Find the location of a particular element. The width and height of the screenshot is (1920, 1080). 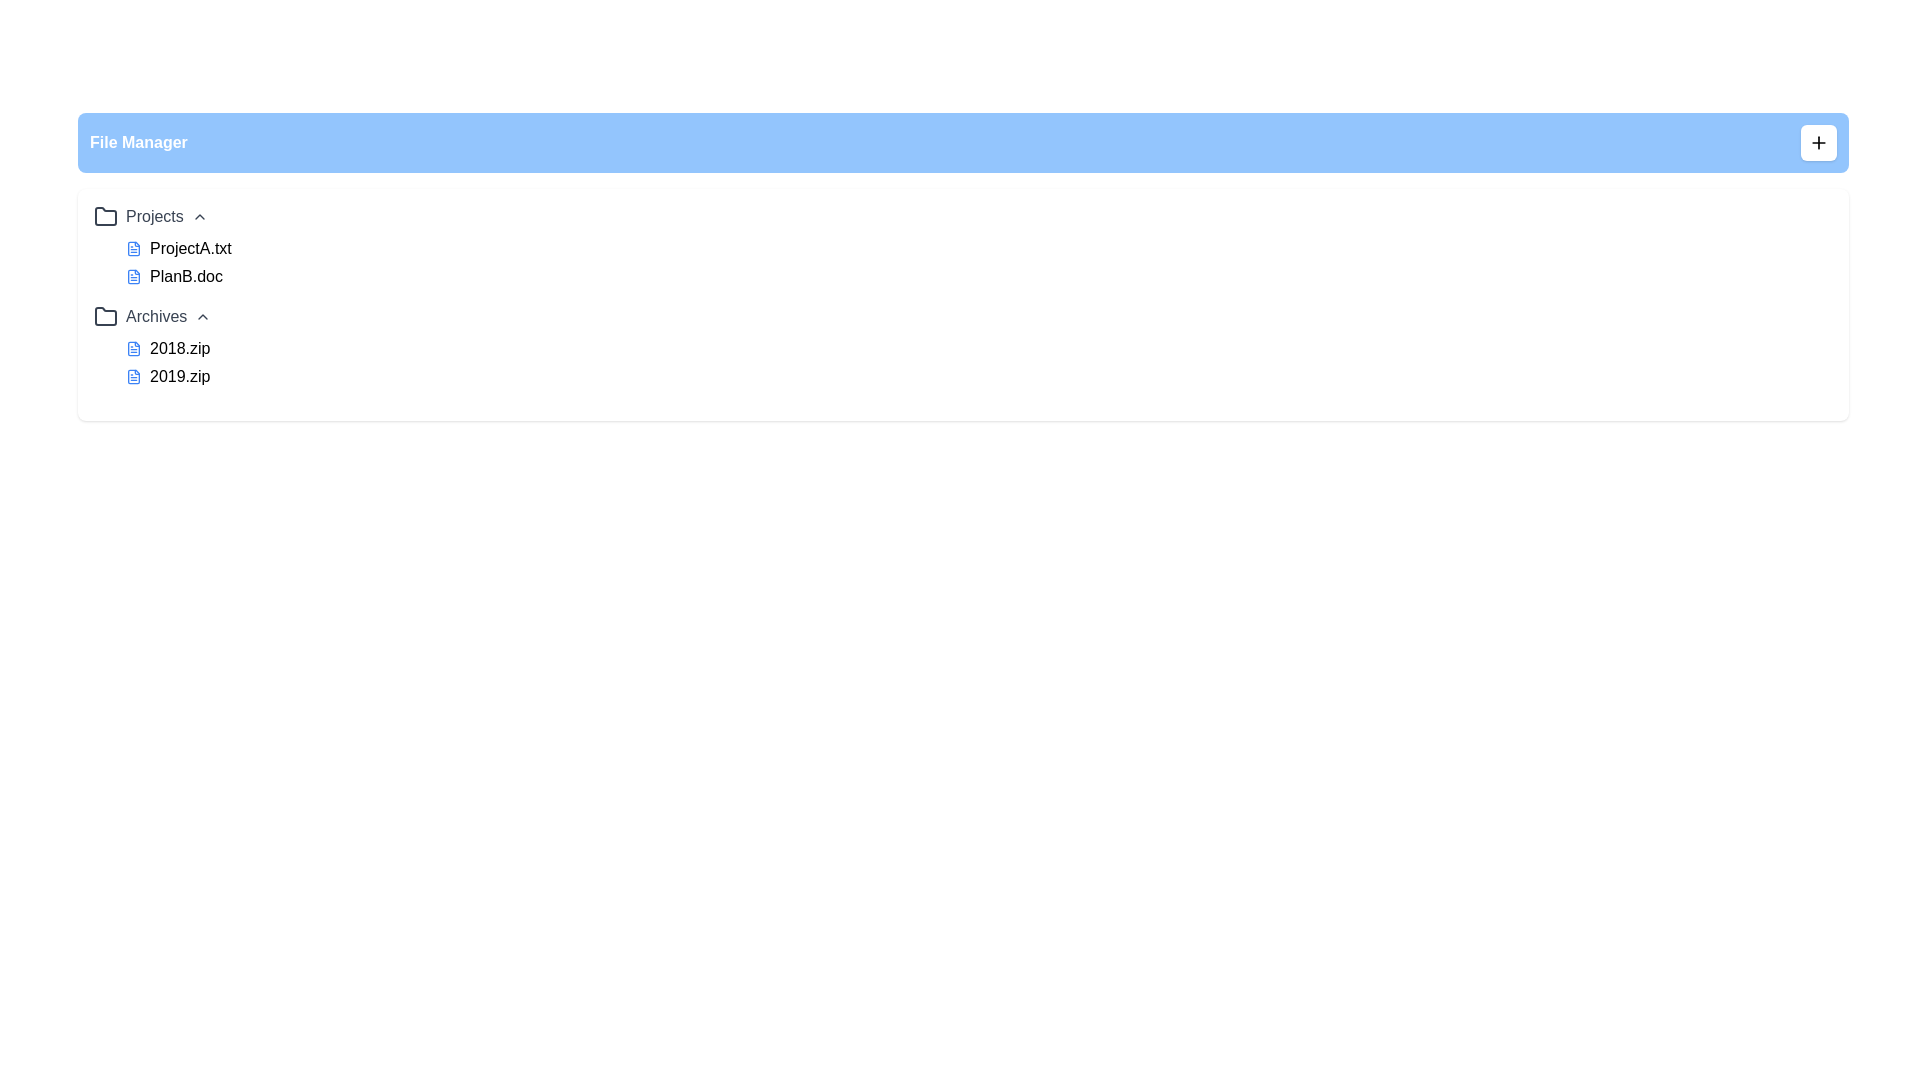

the folder icon labeled 'Projects' located at the top of the folder section is located at coordinates (104, 216).